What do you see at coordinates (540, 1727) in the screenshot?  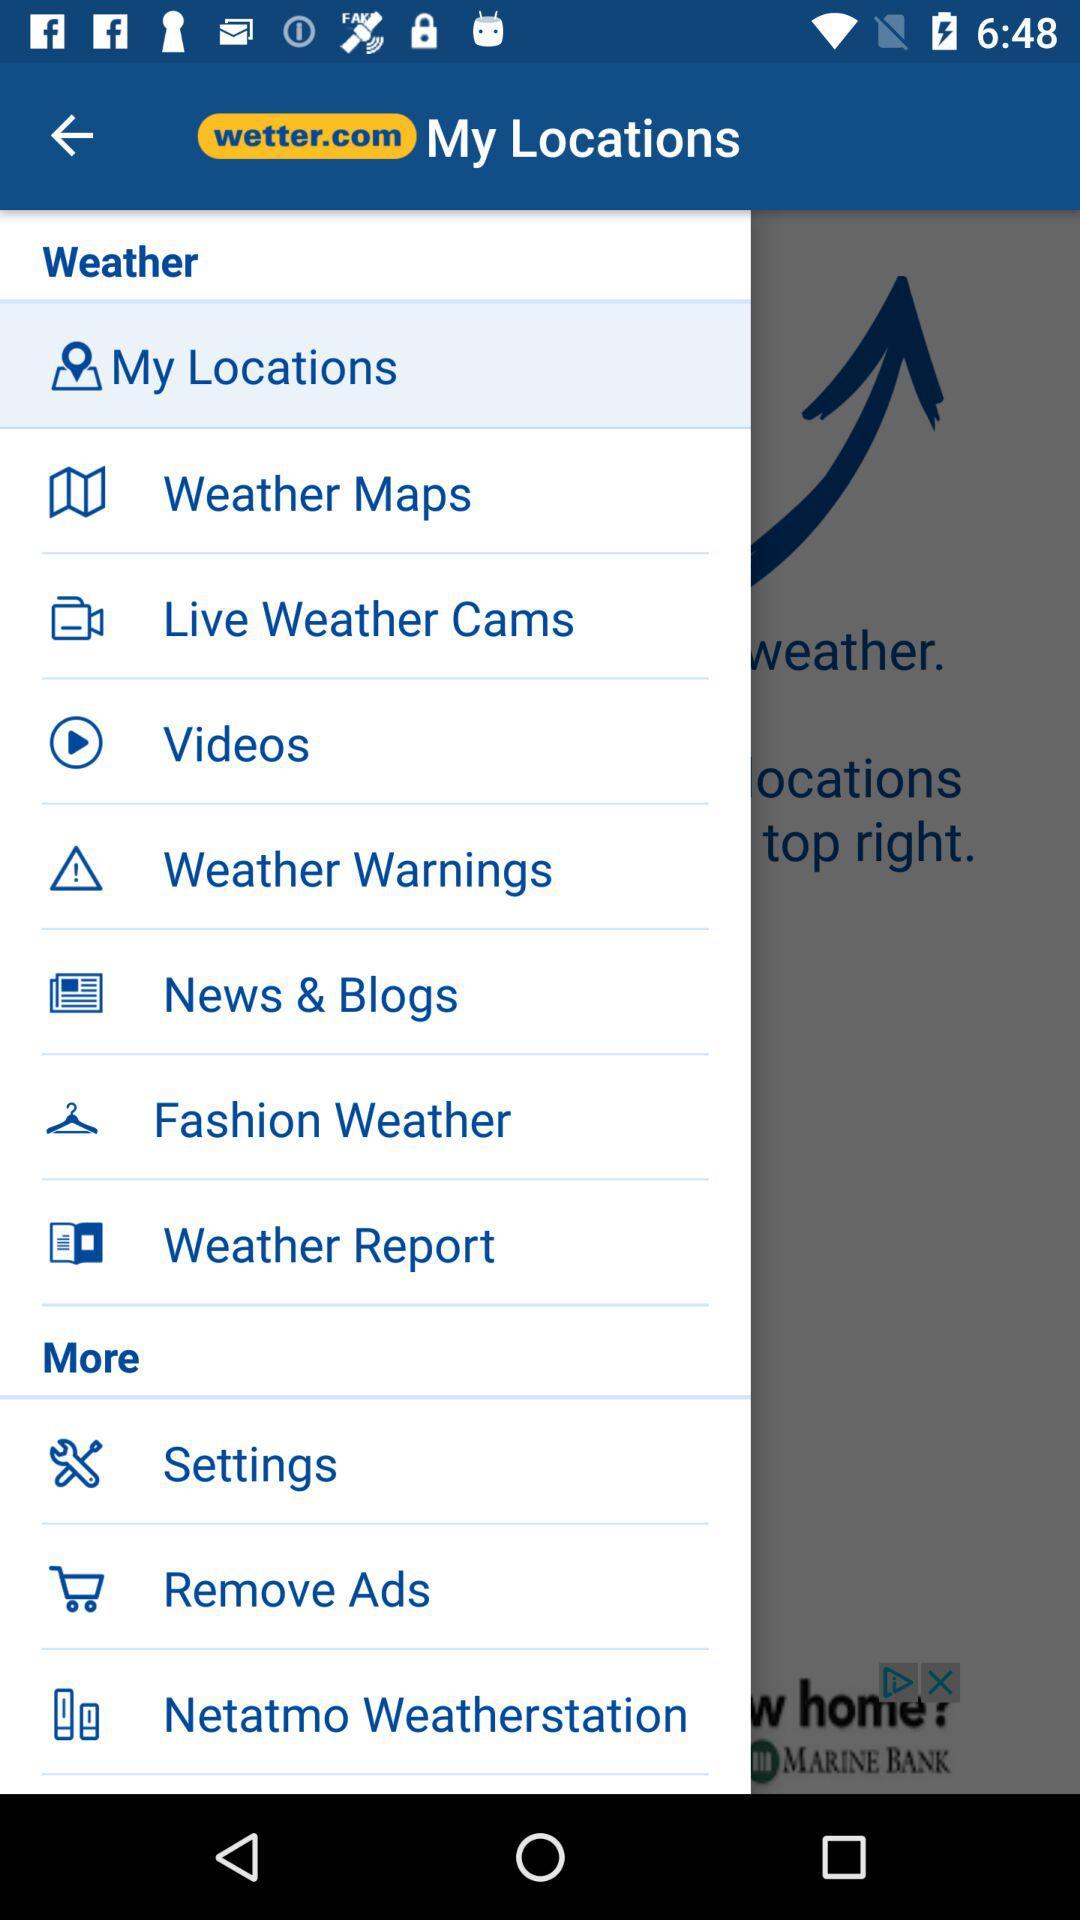 I see `display advertisement site` at bounding box center [540, 1727].